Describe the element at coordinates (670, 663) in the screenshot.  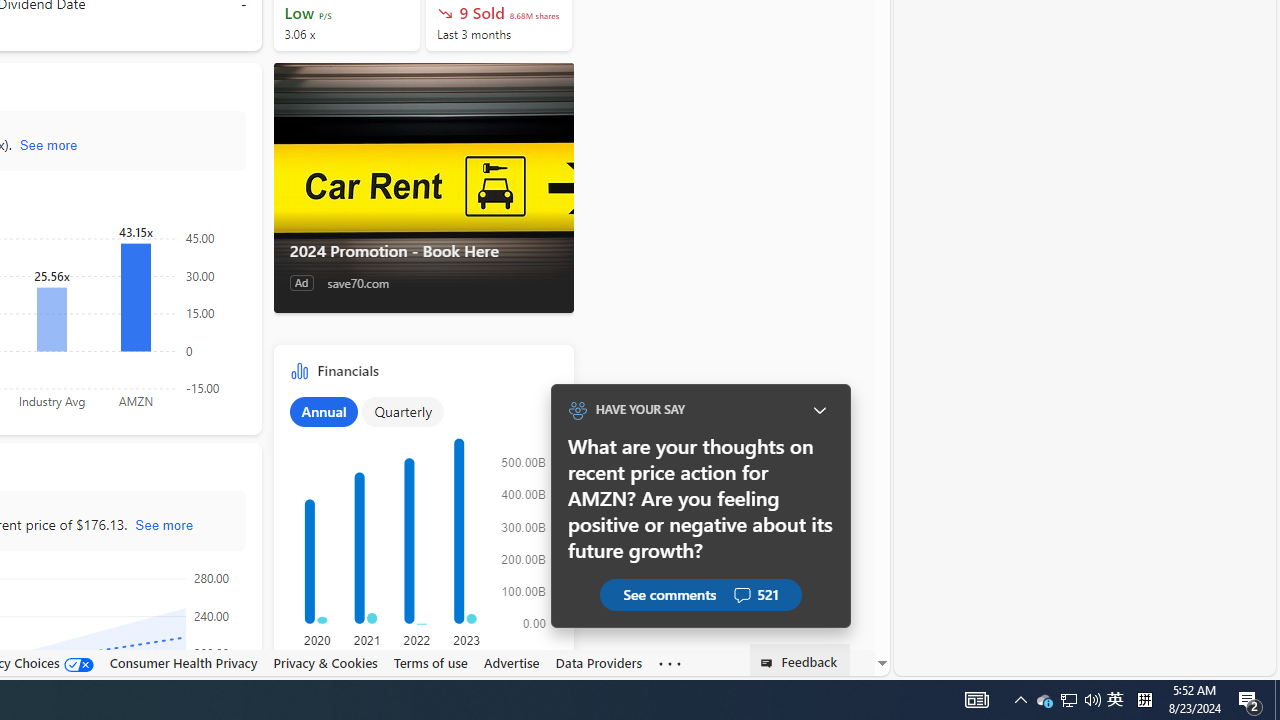
I see `'Class: oneFooter_seeMore-DS-EntryPoint1-1'` at that location.